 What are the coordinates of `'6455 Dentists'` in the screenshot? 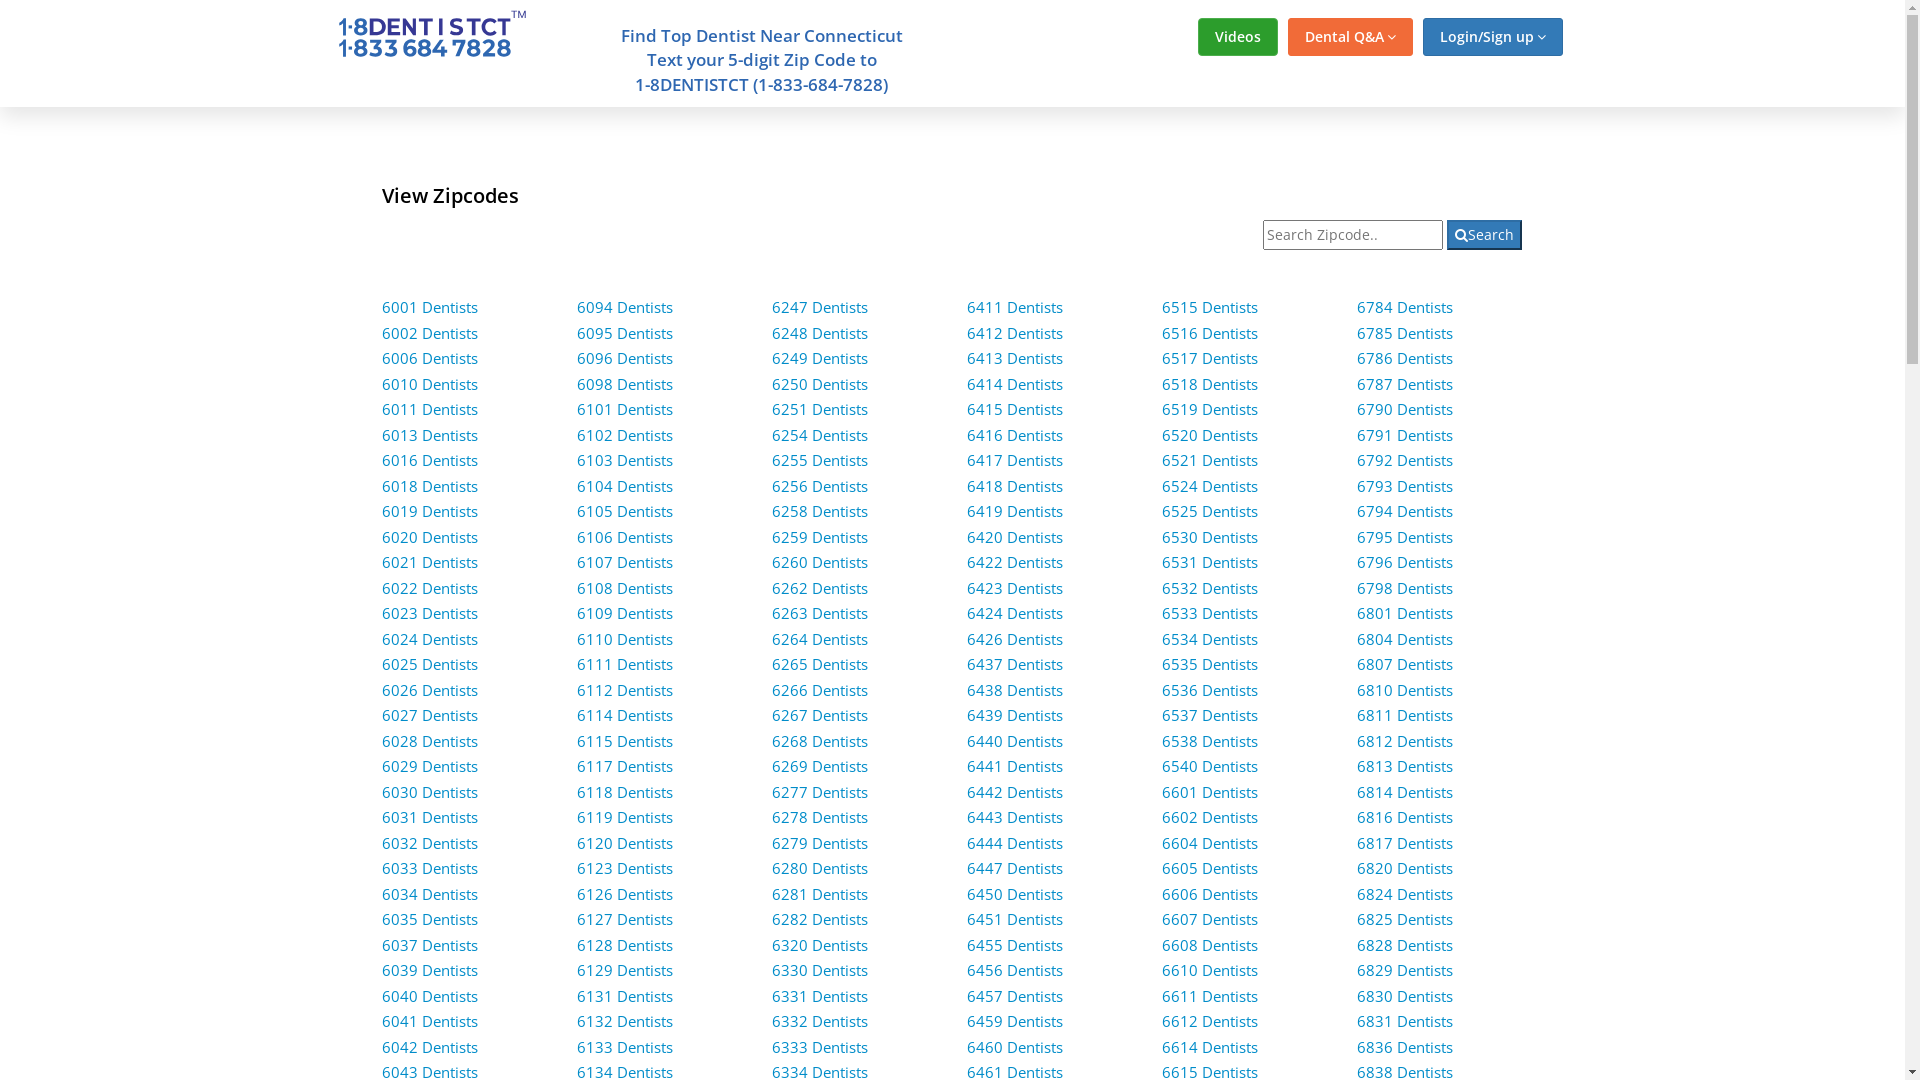 It's located at (1014, 945).